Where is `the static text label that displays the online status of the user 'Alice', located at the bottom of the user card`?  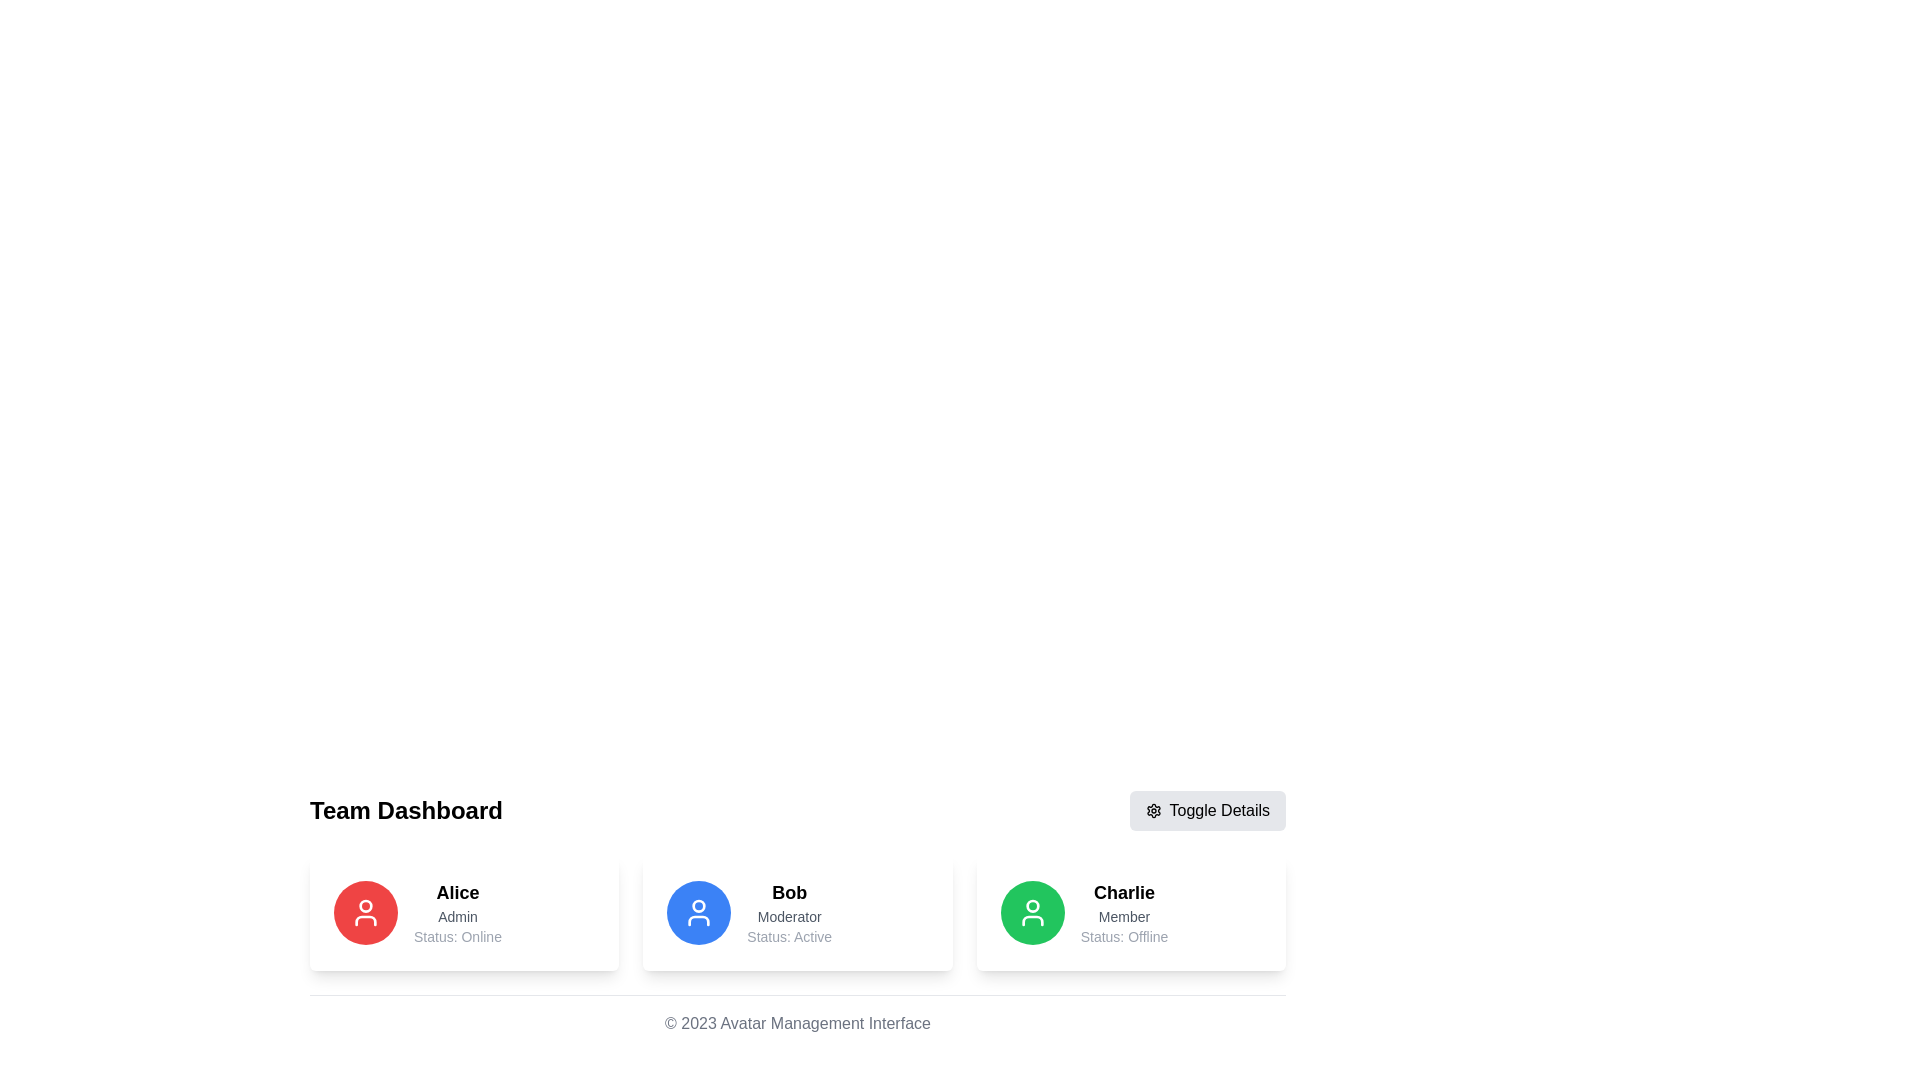 the static text label that displays the online status of the user 'Alice', located at the bottom of the user card is located at coordinates (456, 937).